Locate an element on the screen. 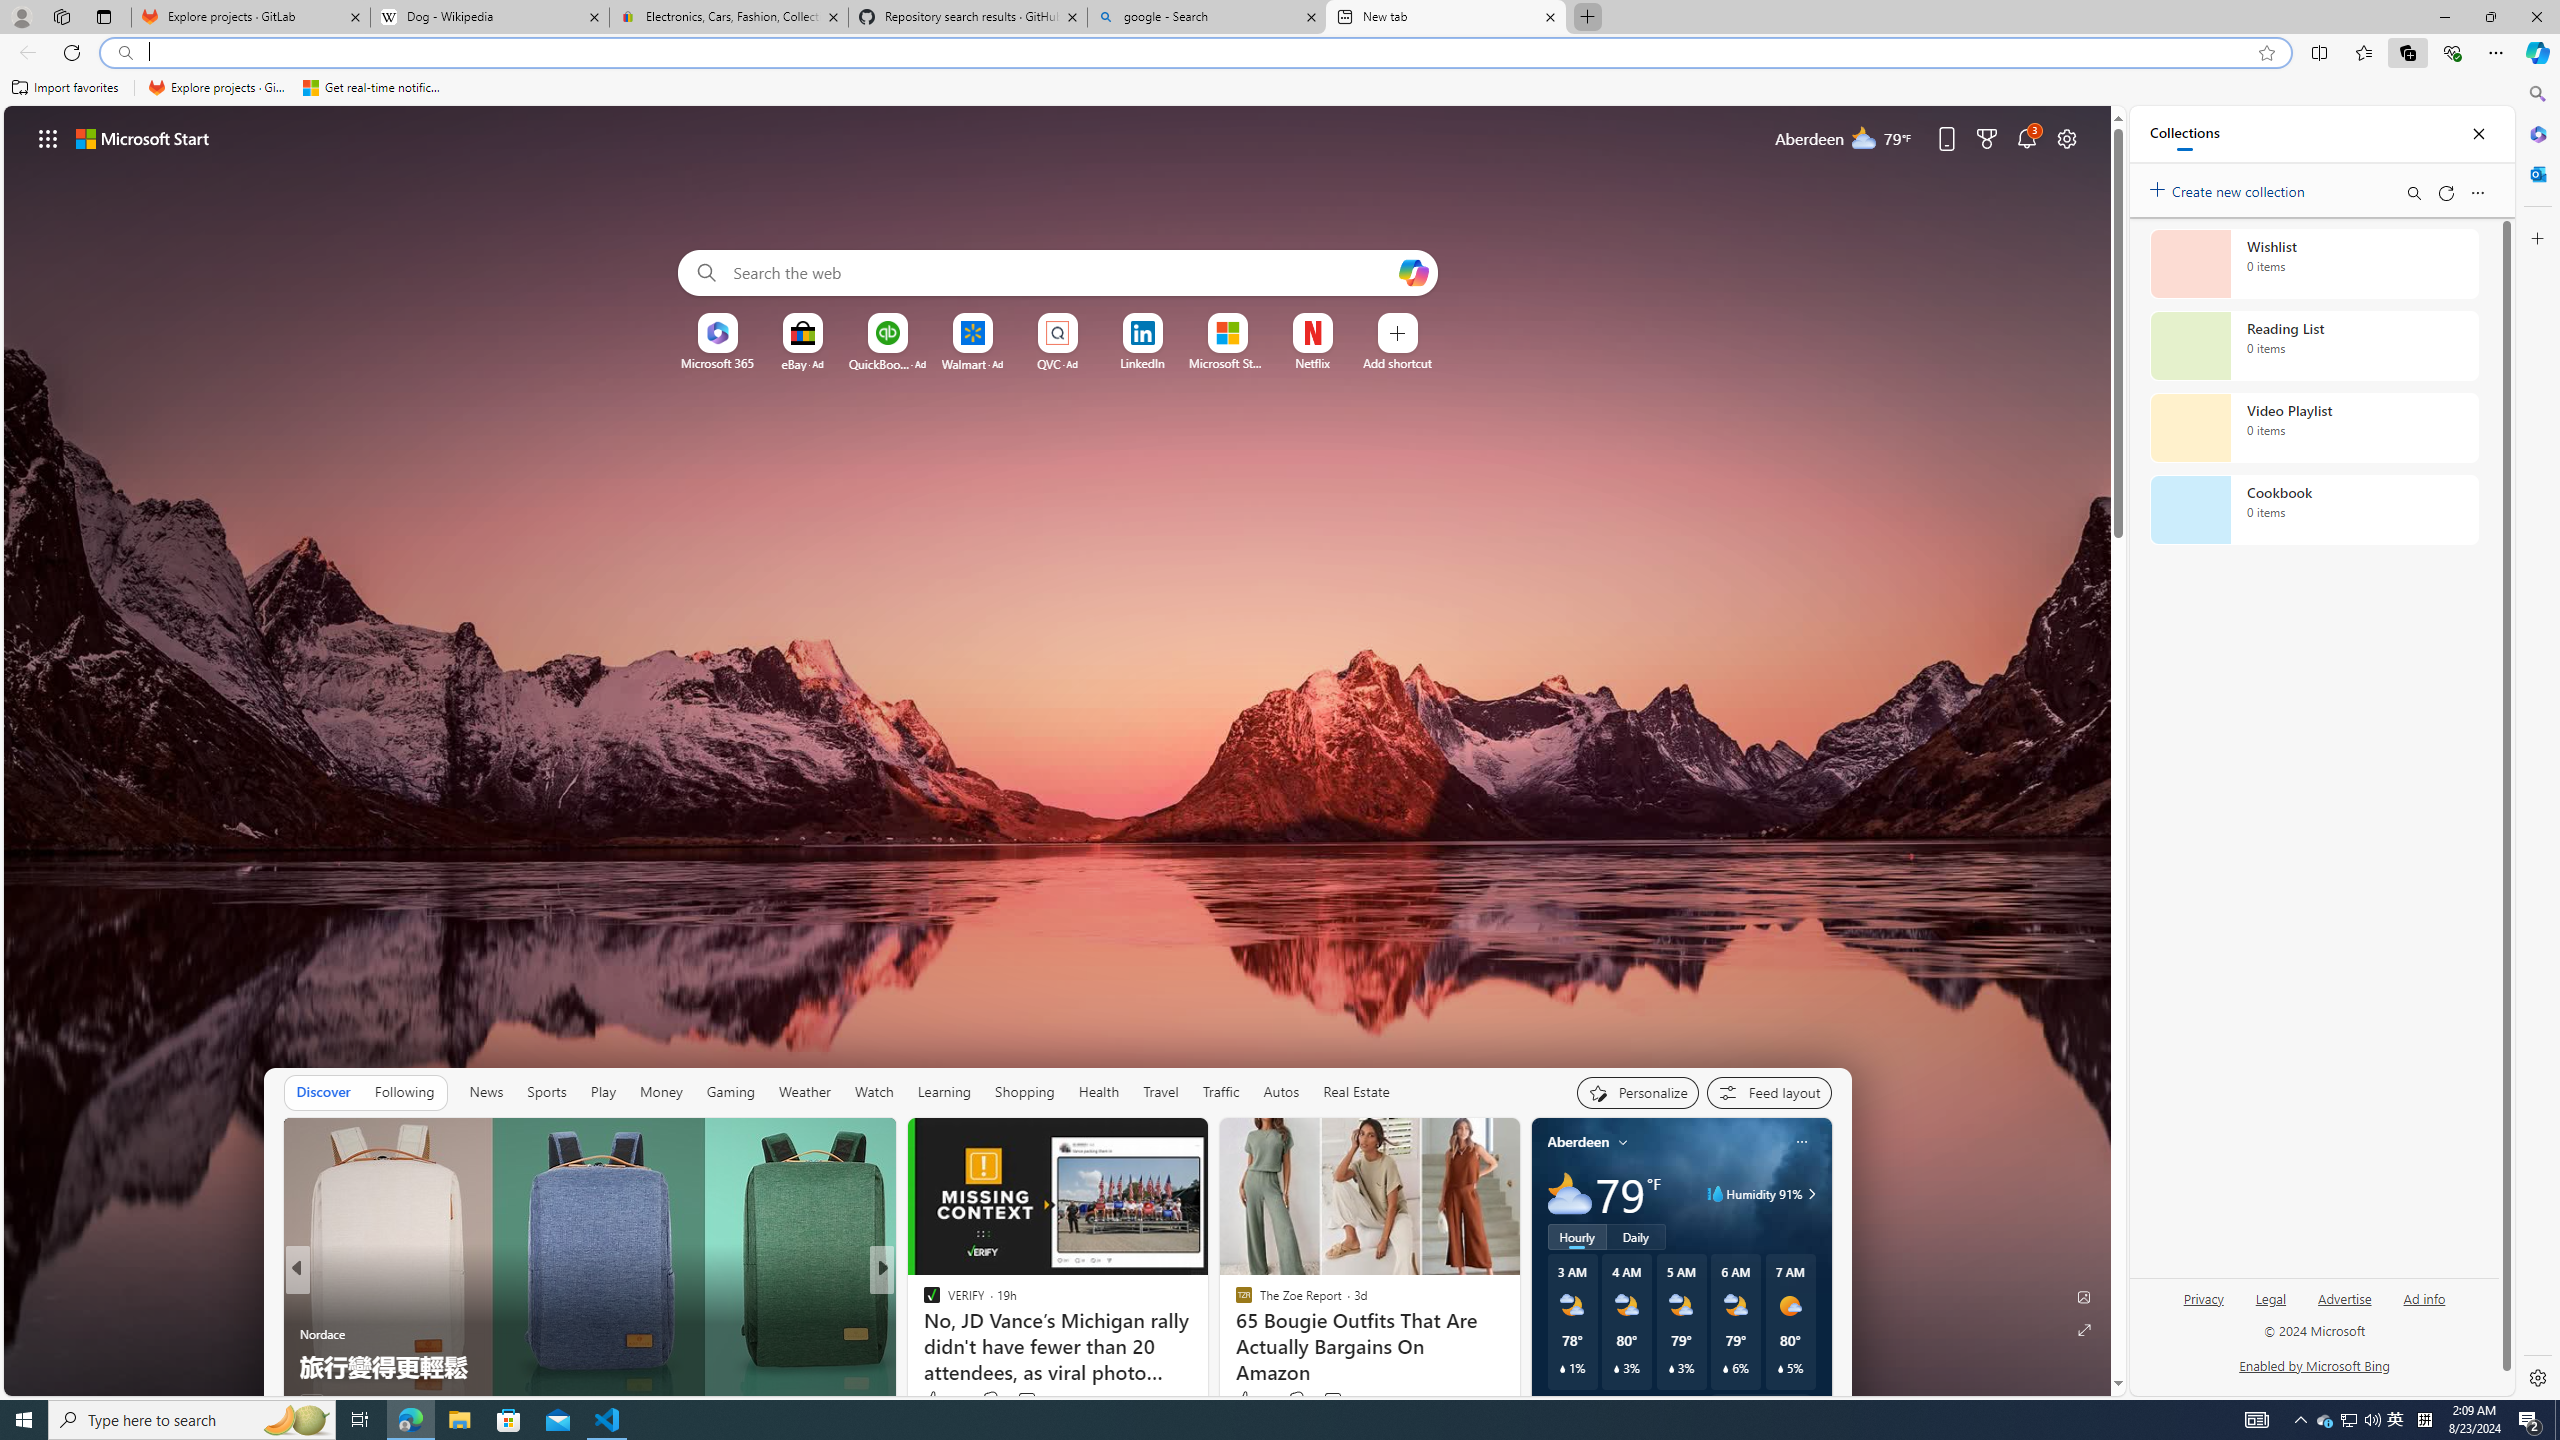  'CNBC' is located at coordinates (921, 1302).